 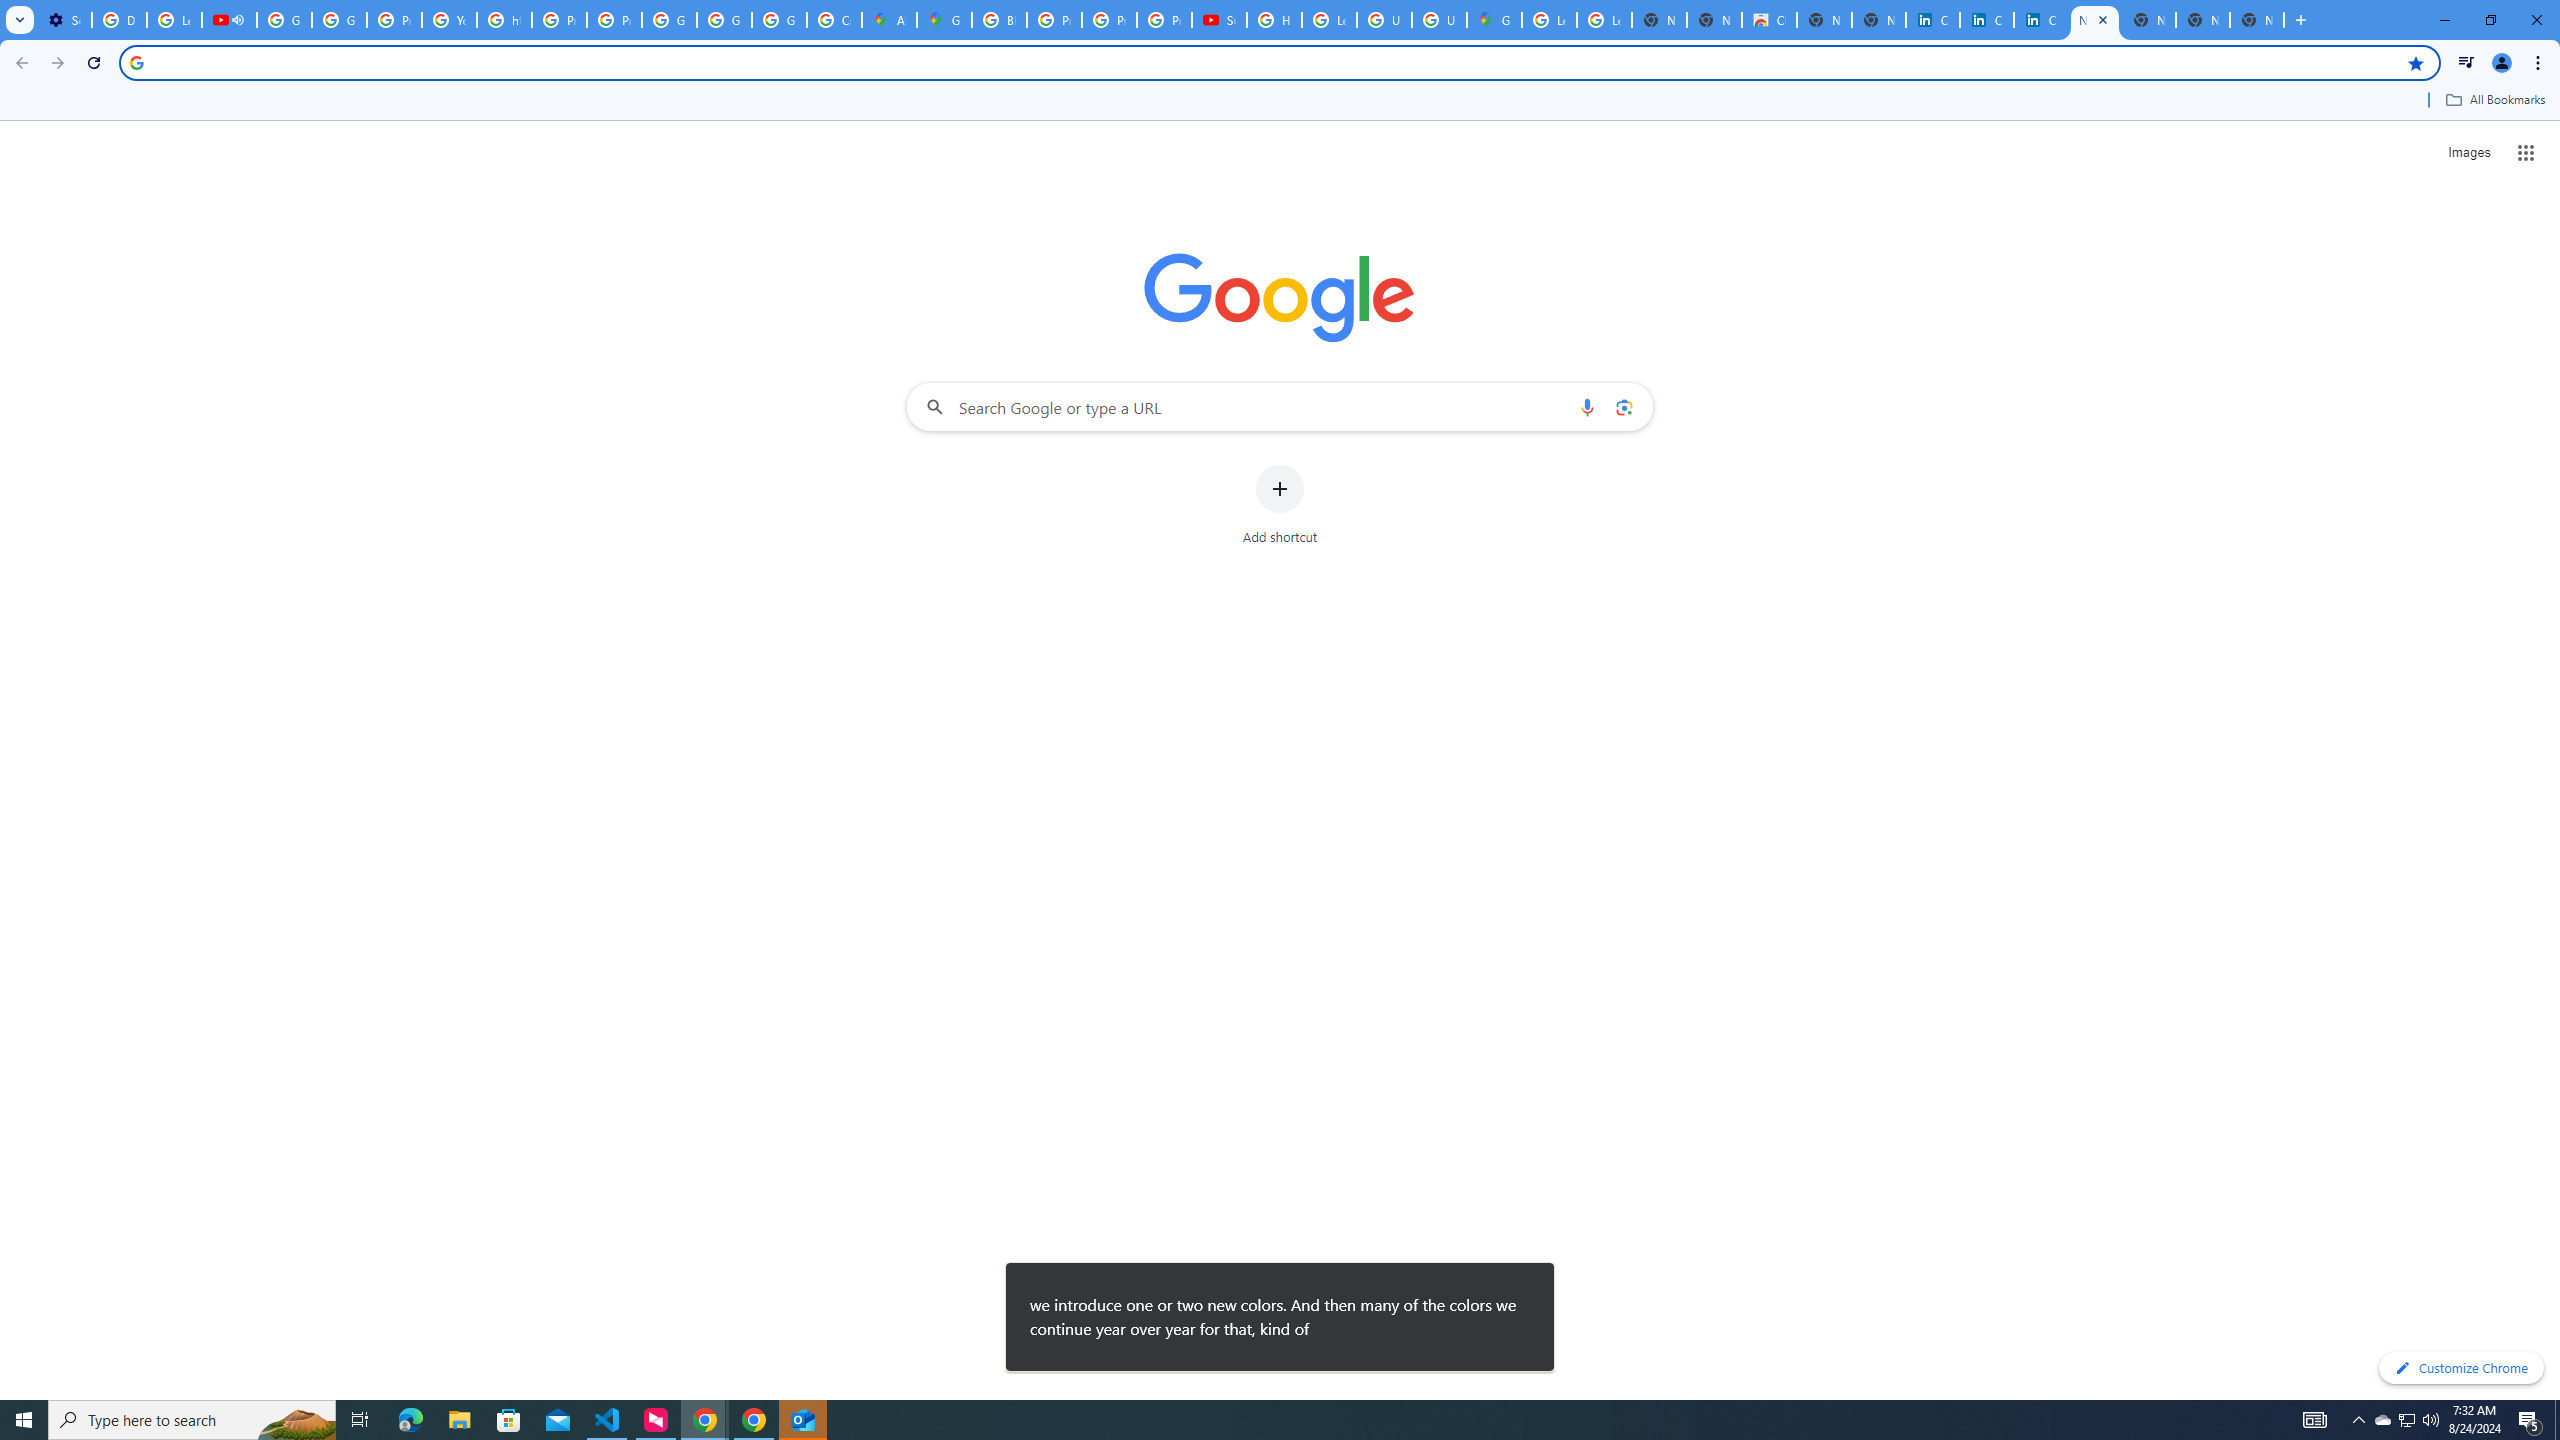 I want to click on 'Subscriptions - YouTube', so click(x=1218, y=19).